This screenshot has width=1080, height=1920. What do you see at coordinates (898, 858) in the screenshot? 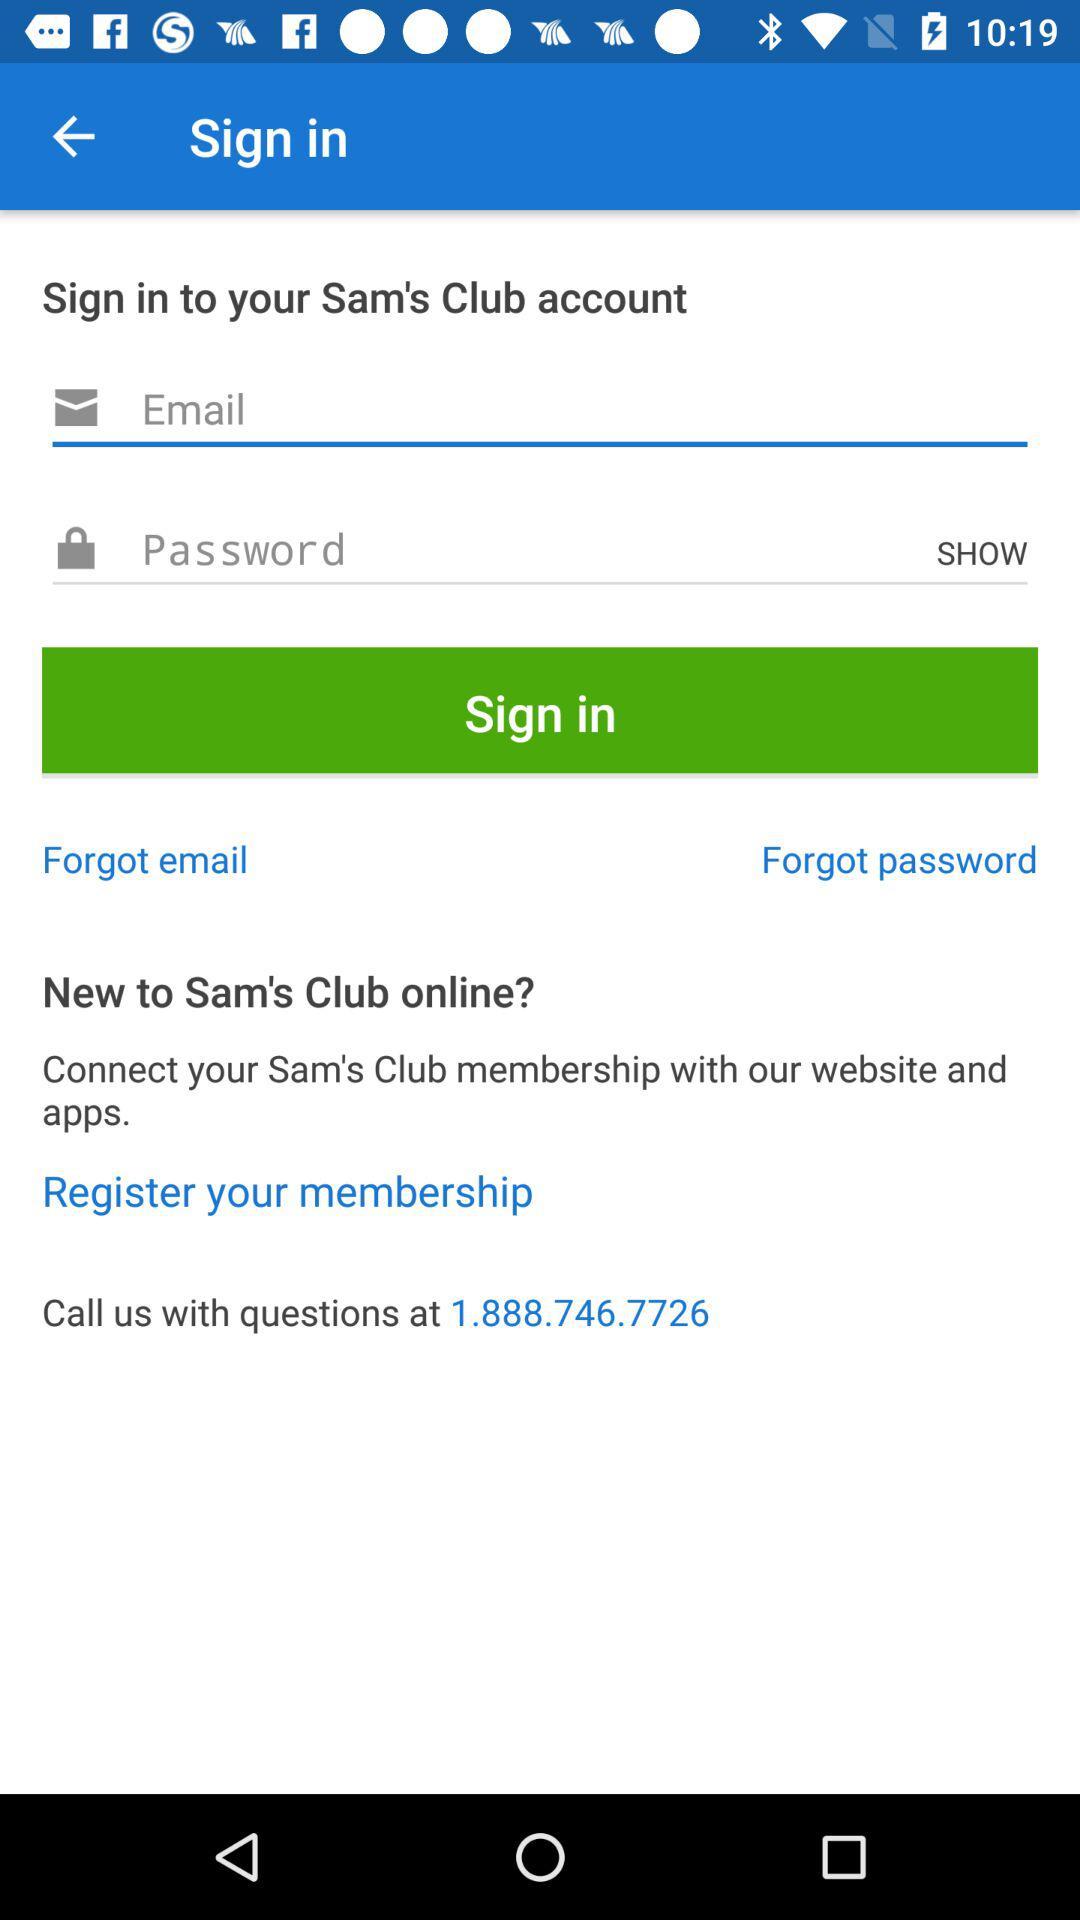
I see `icon below sign in icon` at bounding box center [898, 858].